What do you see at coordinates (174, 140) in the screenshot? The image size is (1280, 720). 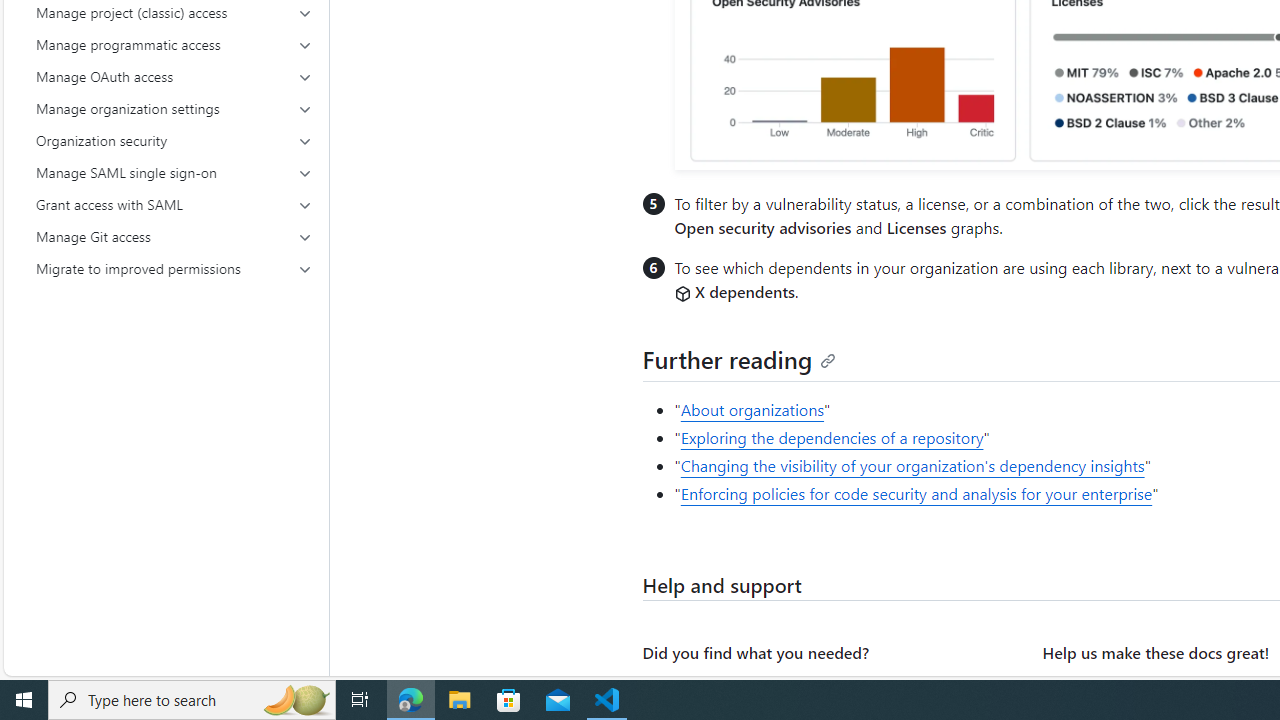 I see `'Organization security'` at bounding box center [174, 140].